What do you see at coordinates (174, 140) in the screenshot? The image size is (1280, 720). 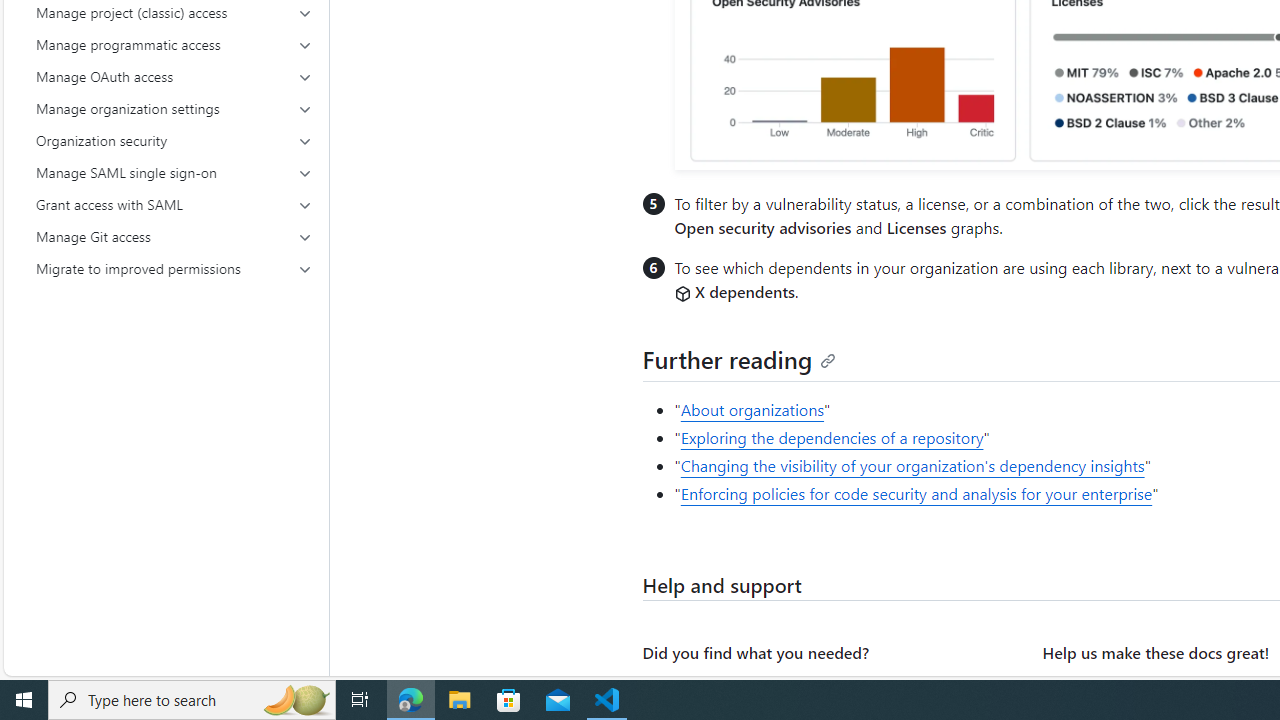 I see `'Organization security'` at bounding box center [174, 140].